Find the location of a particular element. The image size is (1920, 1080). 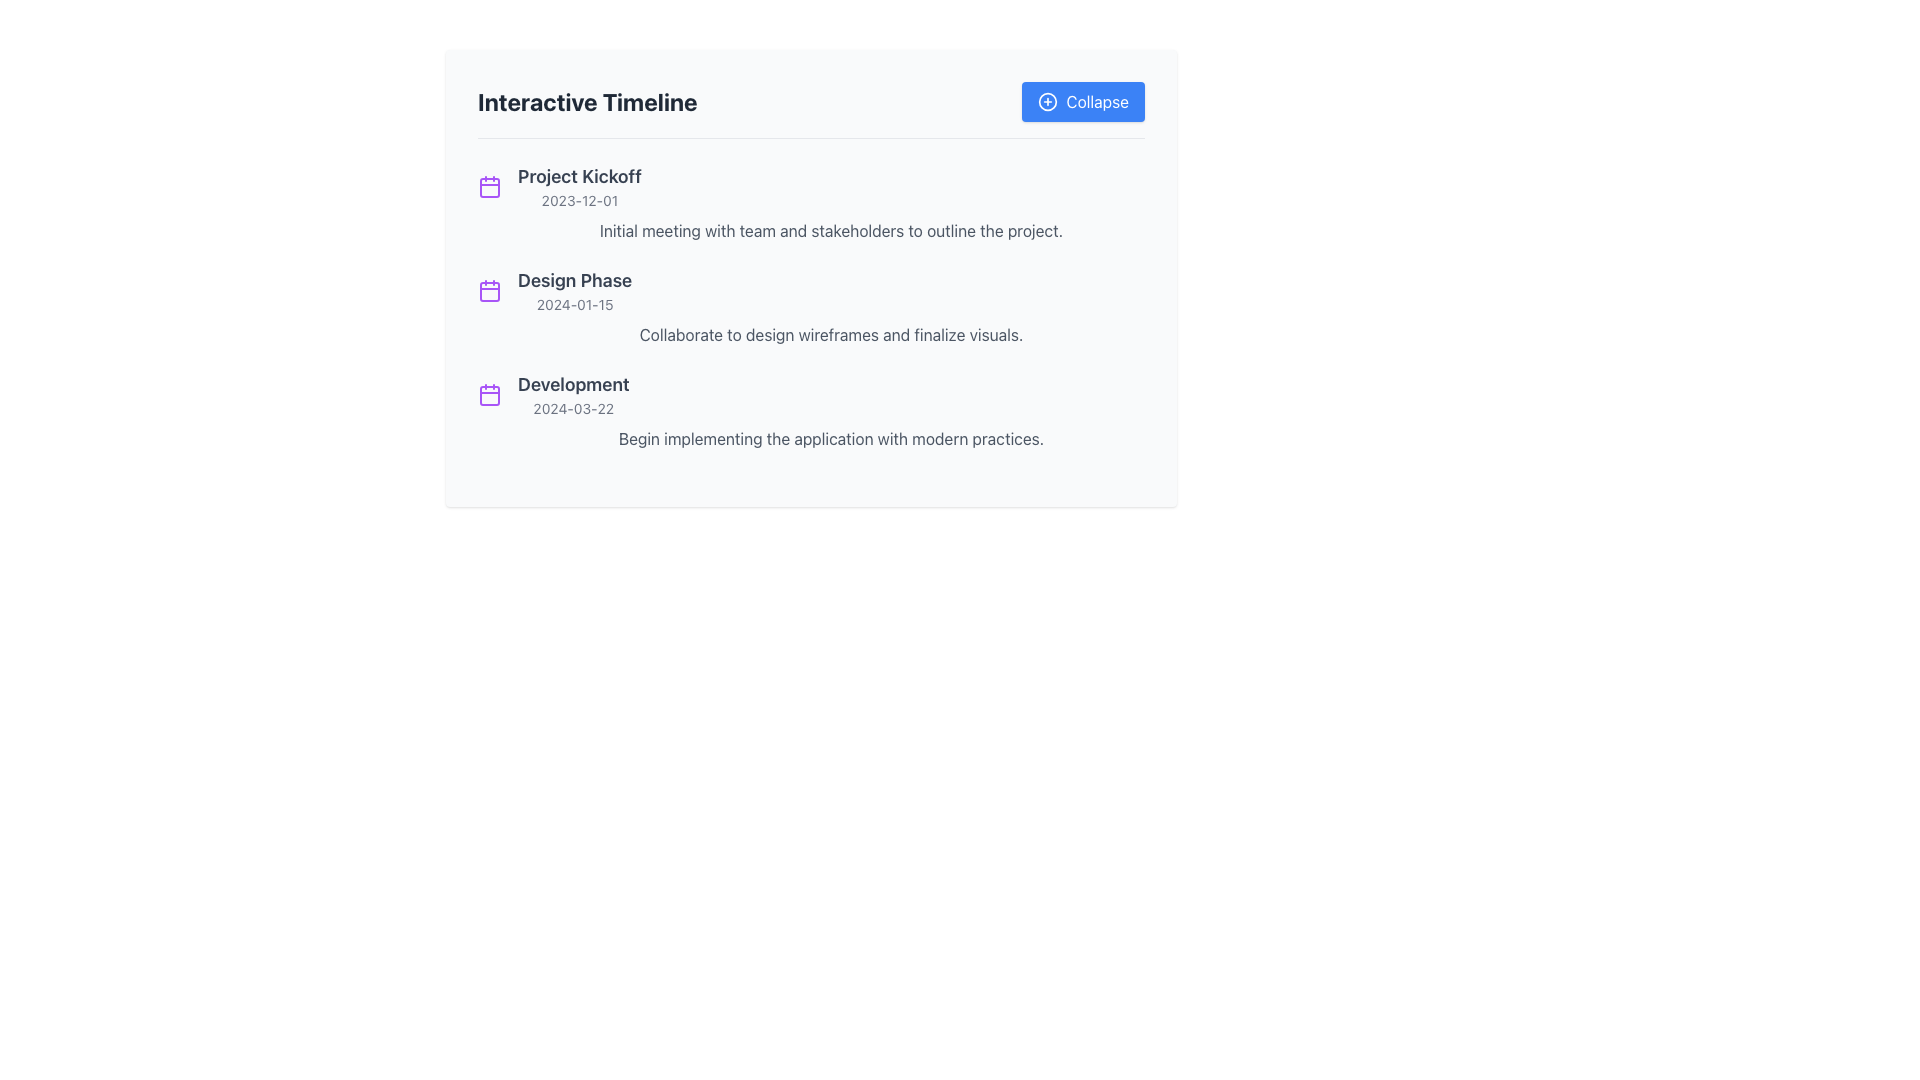

the calendar icon that represents the 'Development' entry in the timeline interface, which is visually styled in purple and located adjacent to the text 'Development 2024-03-22' is located at coordinates (489, 394).